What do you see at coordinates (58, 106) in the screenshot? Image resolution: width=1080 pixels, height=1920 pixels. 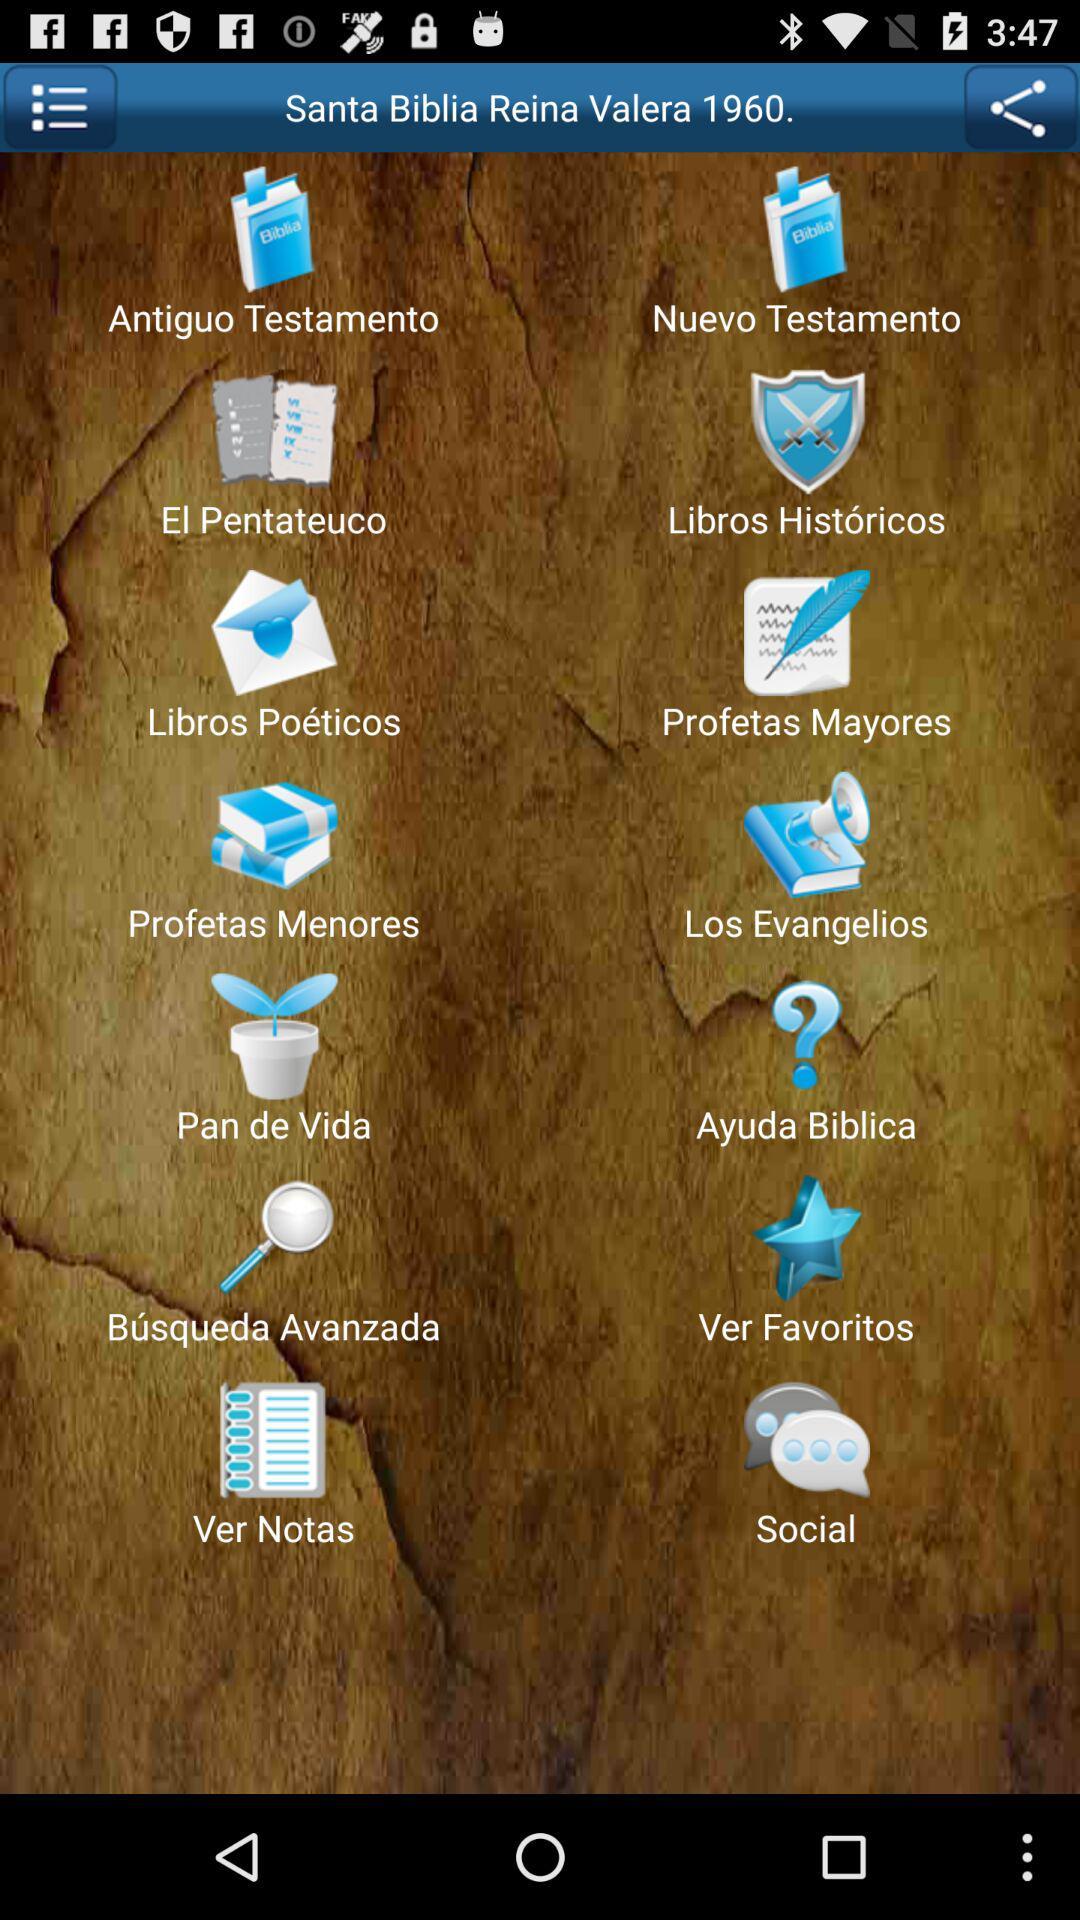 I see `the app to the left of the santa biblia reina app` at bounding box center [58, 106].